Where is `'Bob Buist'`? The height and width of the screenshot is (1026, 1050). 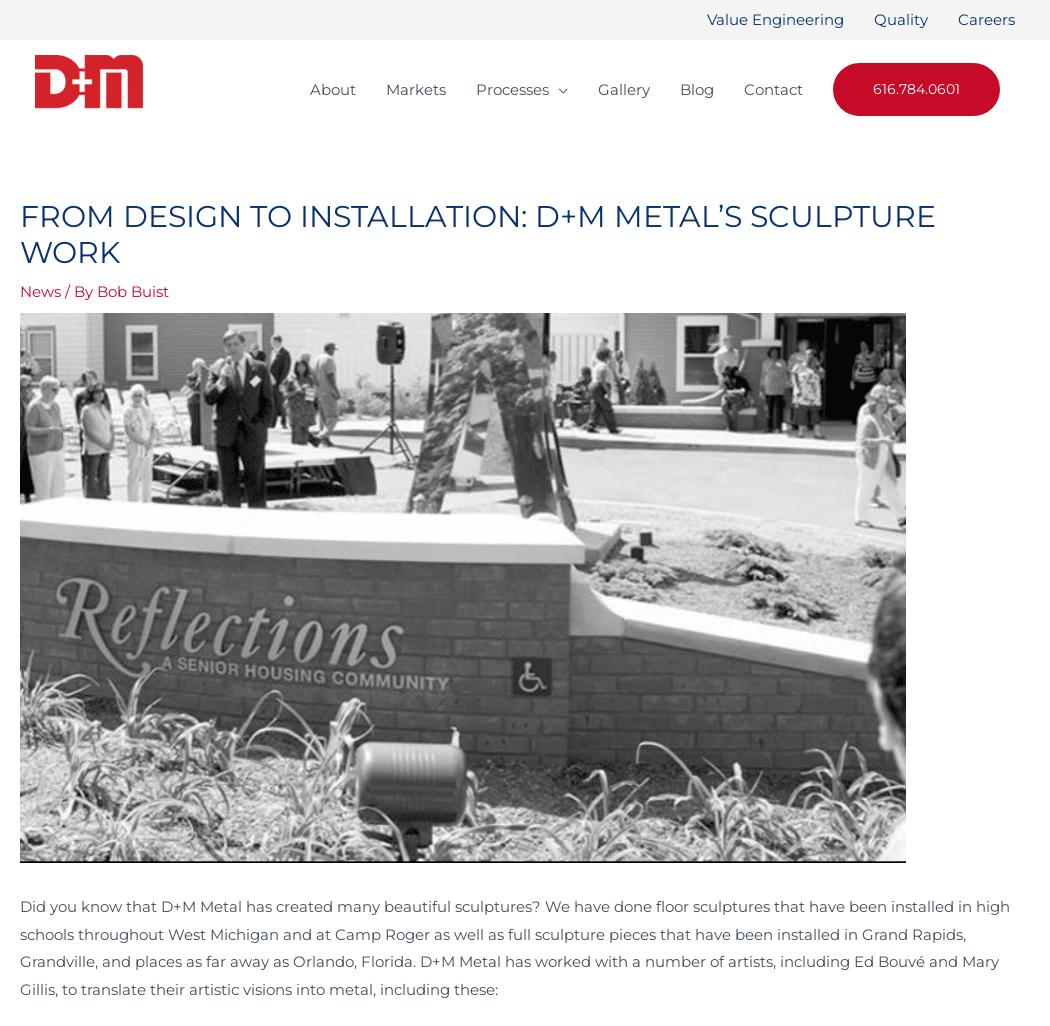 'Bob Buist' is located at coordinates (97, 290).